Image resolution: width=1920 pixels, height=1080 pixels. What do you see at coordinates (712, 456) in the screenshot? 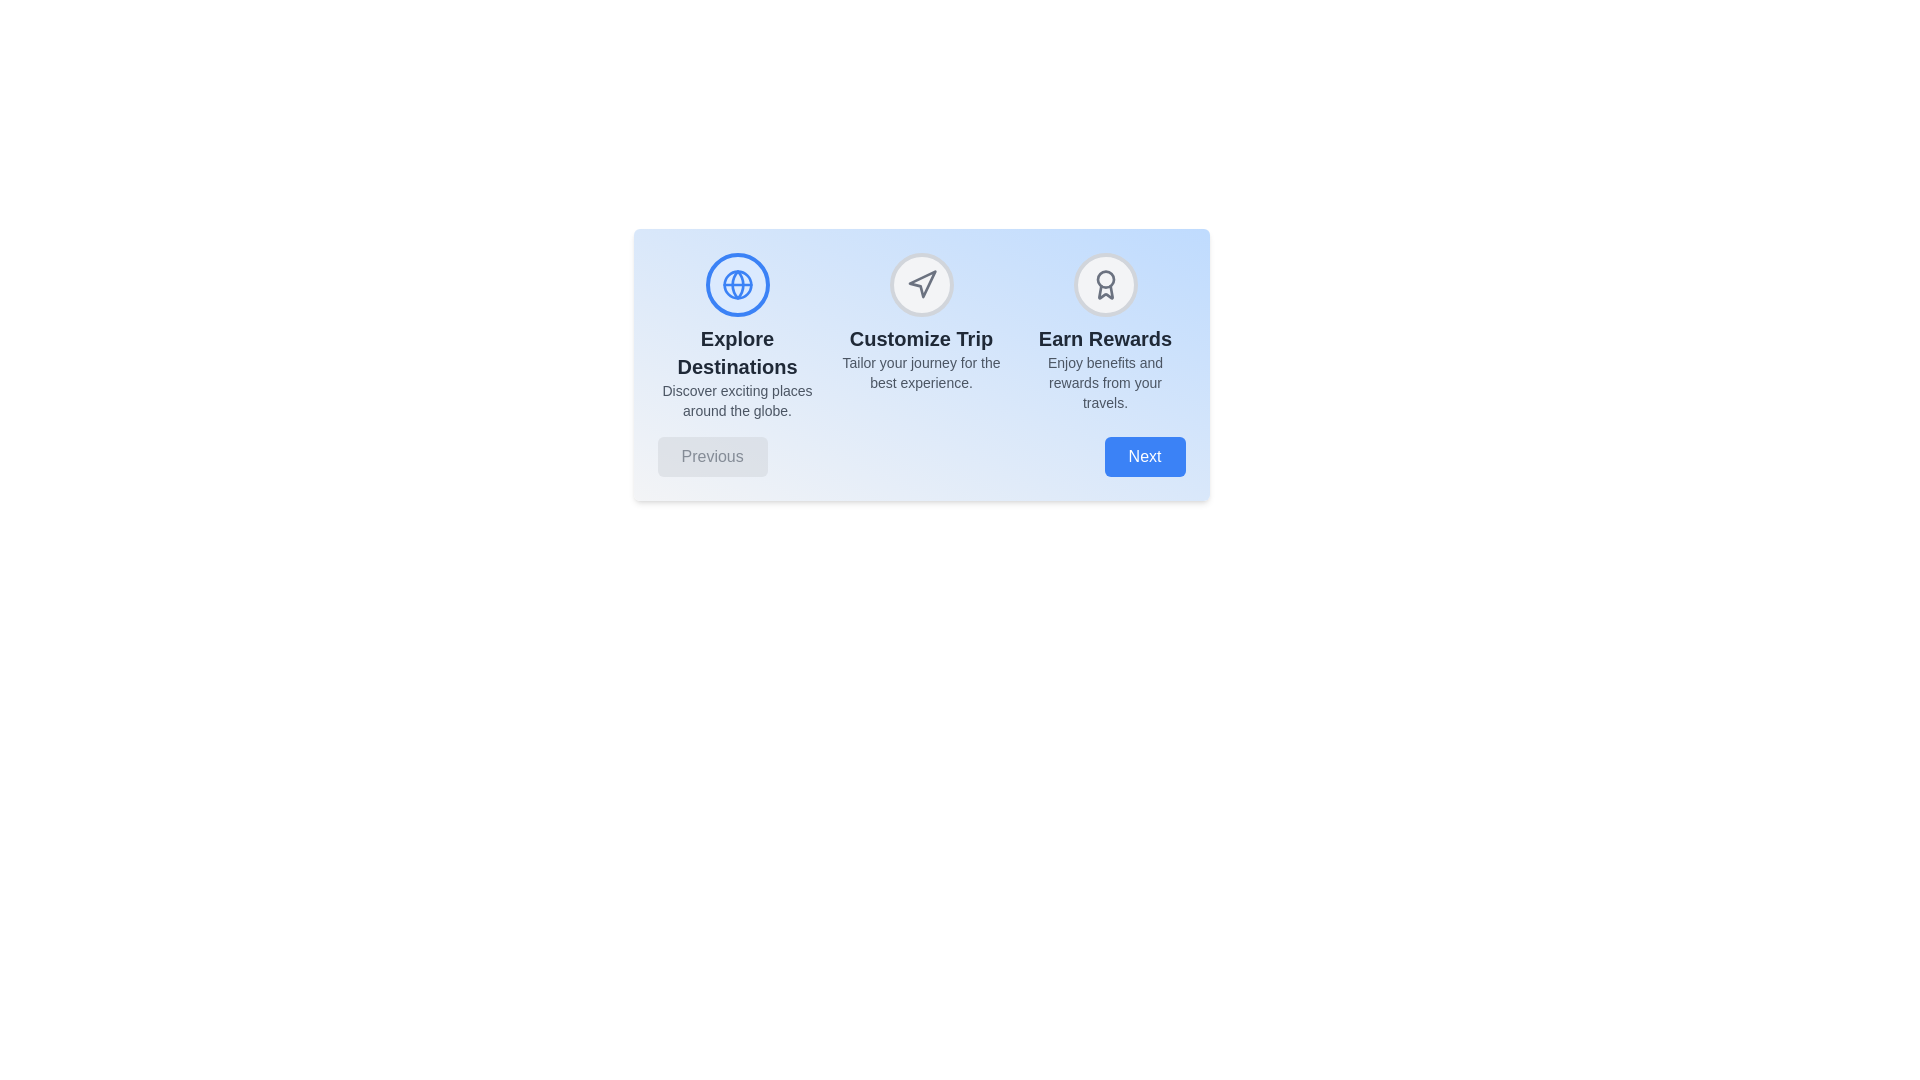
I see `the 'Previous' button to navigate to the previous step` at bounding box center [712, 456].